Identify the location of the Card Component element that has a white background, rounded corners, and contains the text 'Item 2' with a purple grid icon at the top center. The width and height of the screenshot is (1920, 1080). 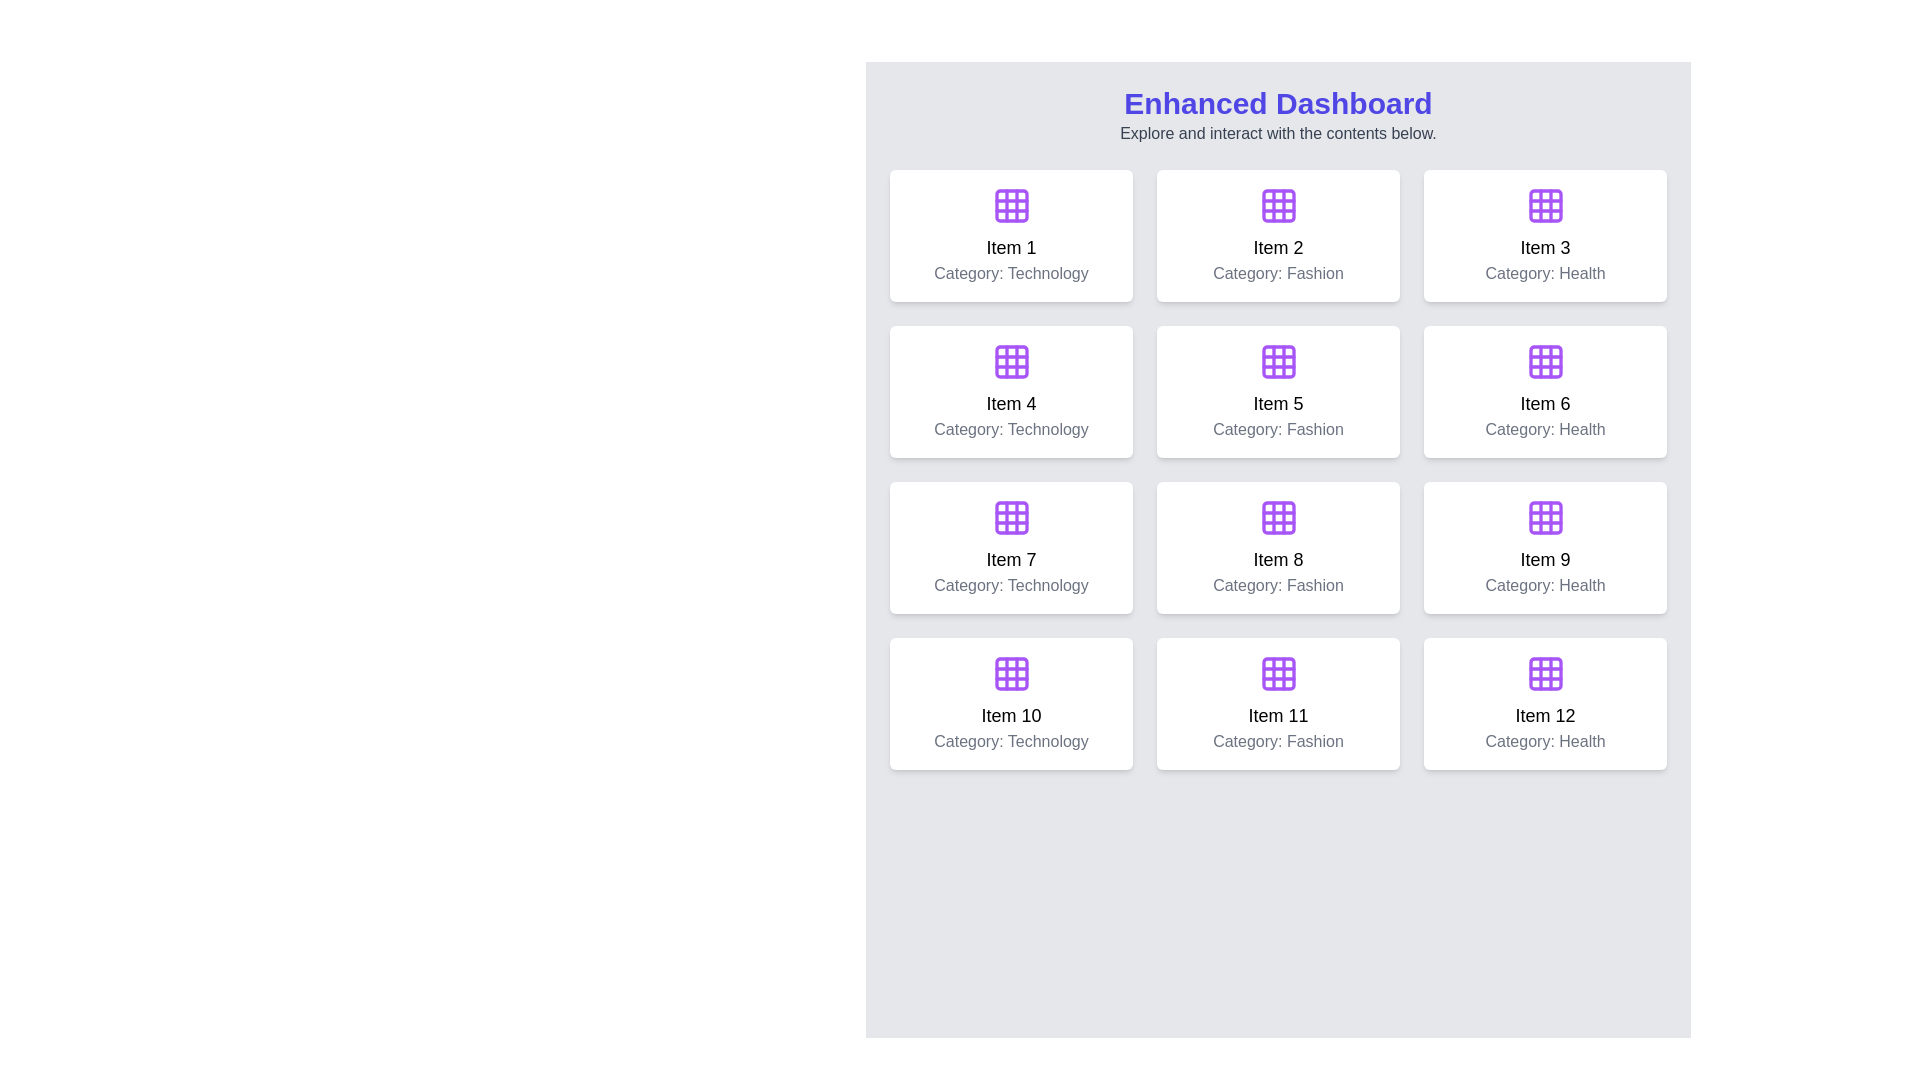
(1277, 234).